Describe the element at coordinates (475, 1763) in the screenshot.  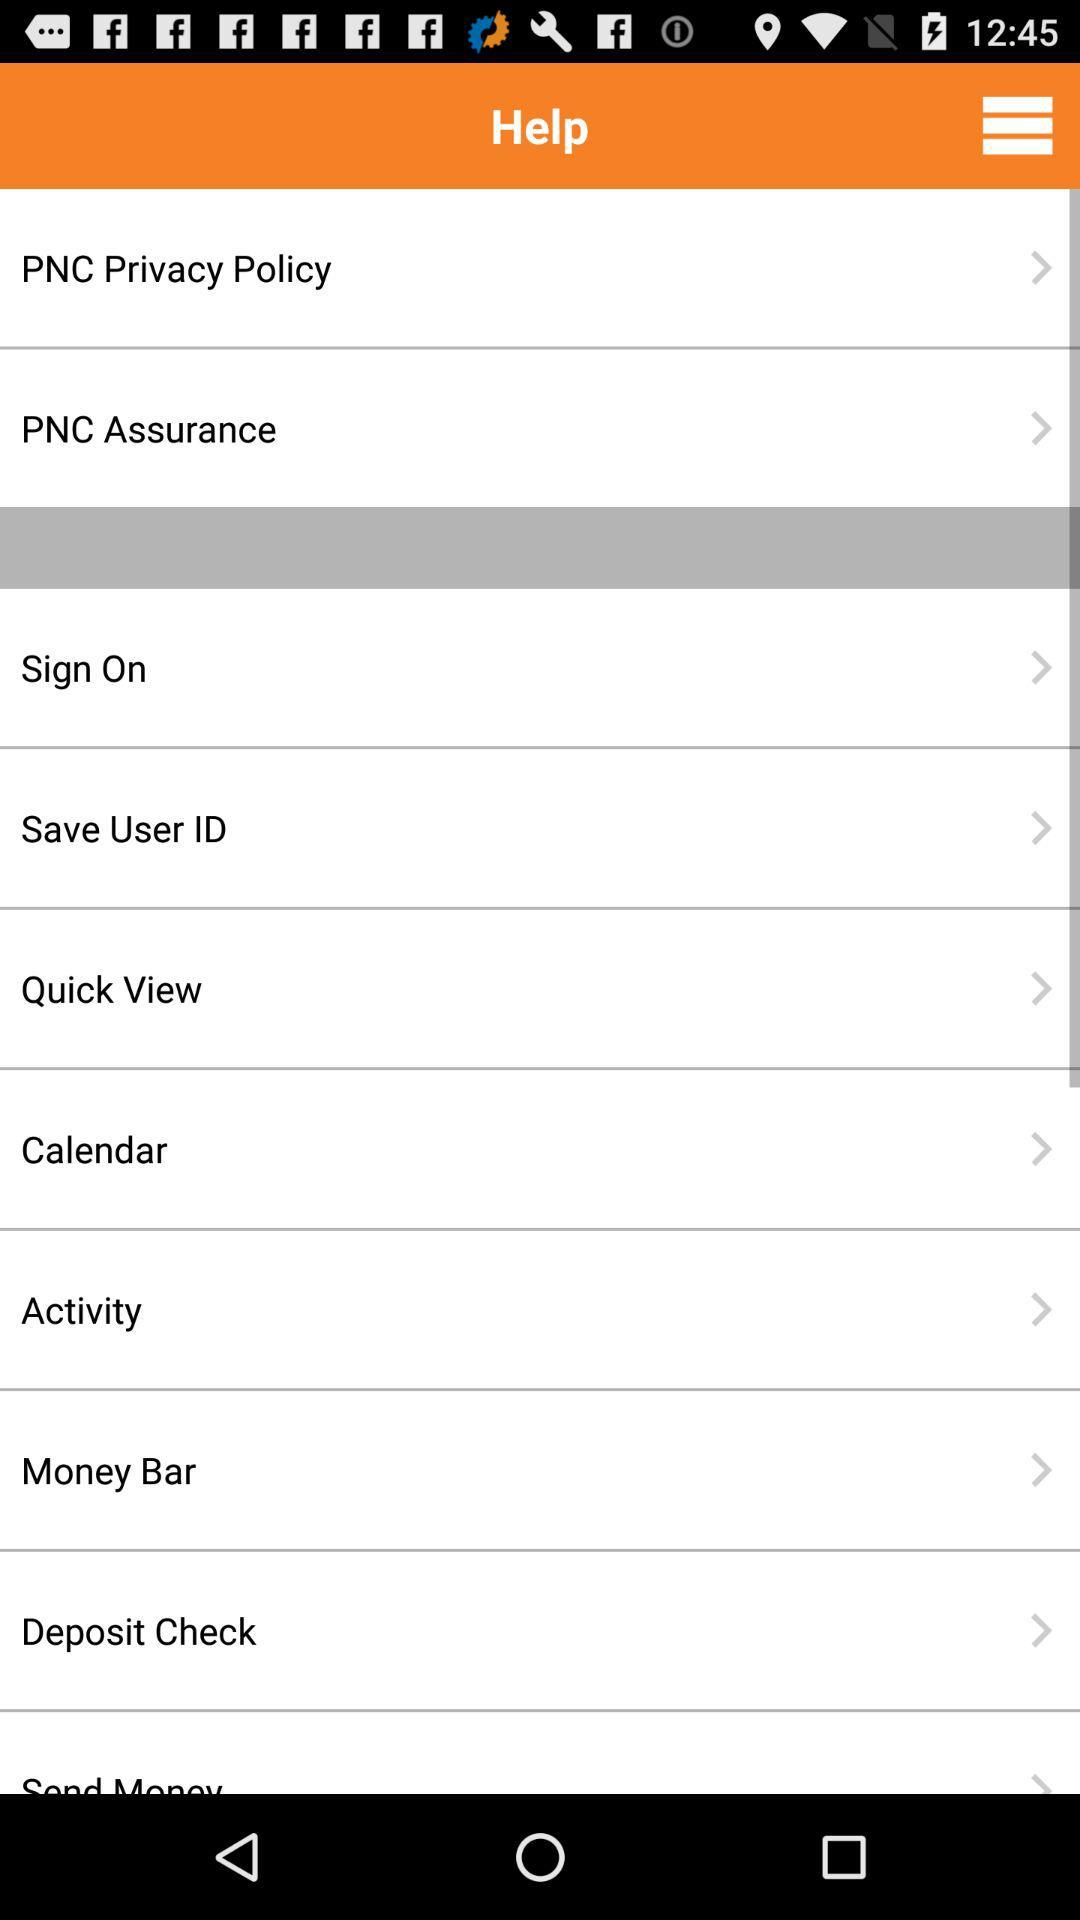
I see `the icon below deposit check` at that location.